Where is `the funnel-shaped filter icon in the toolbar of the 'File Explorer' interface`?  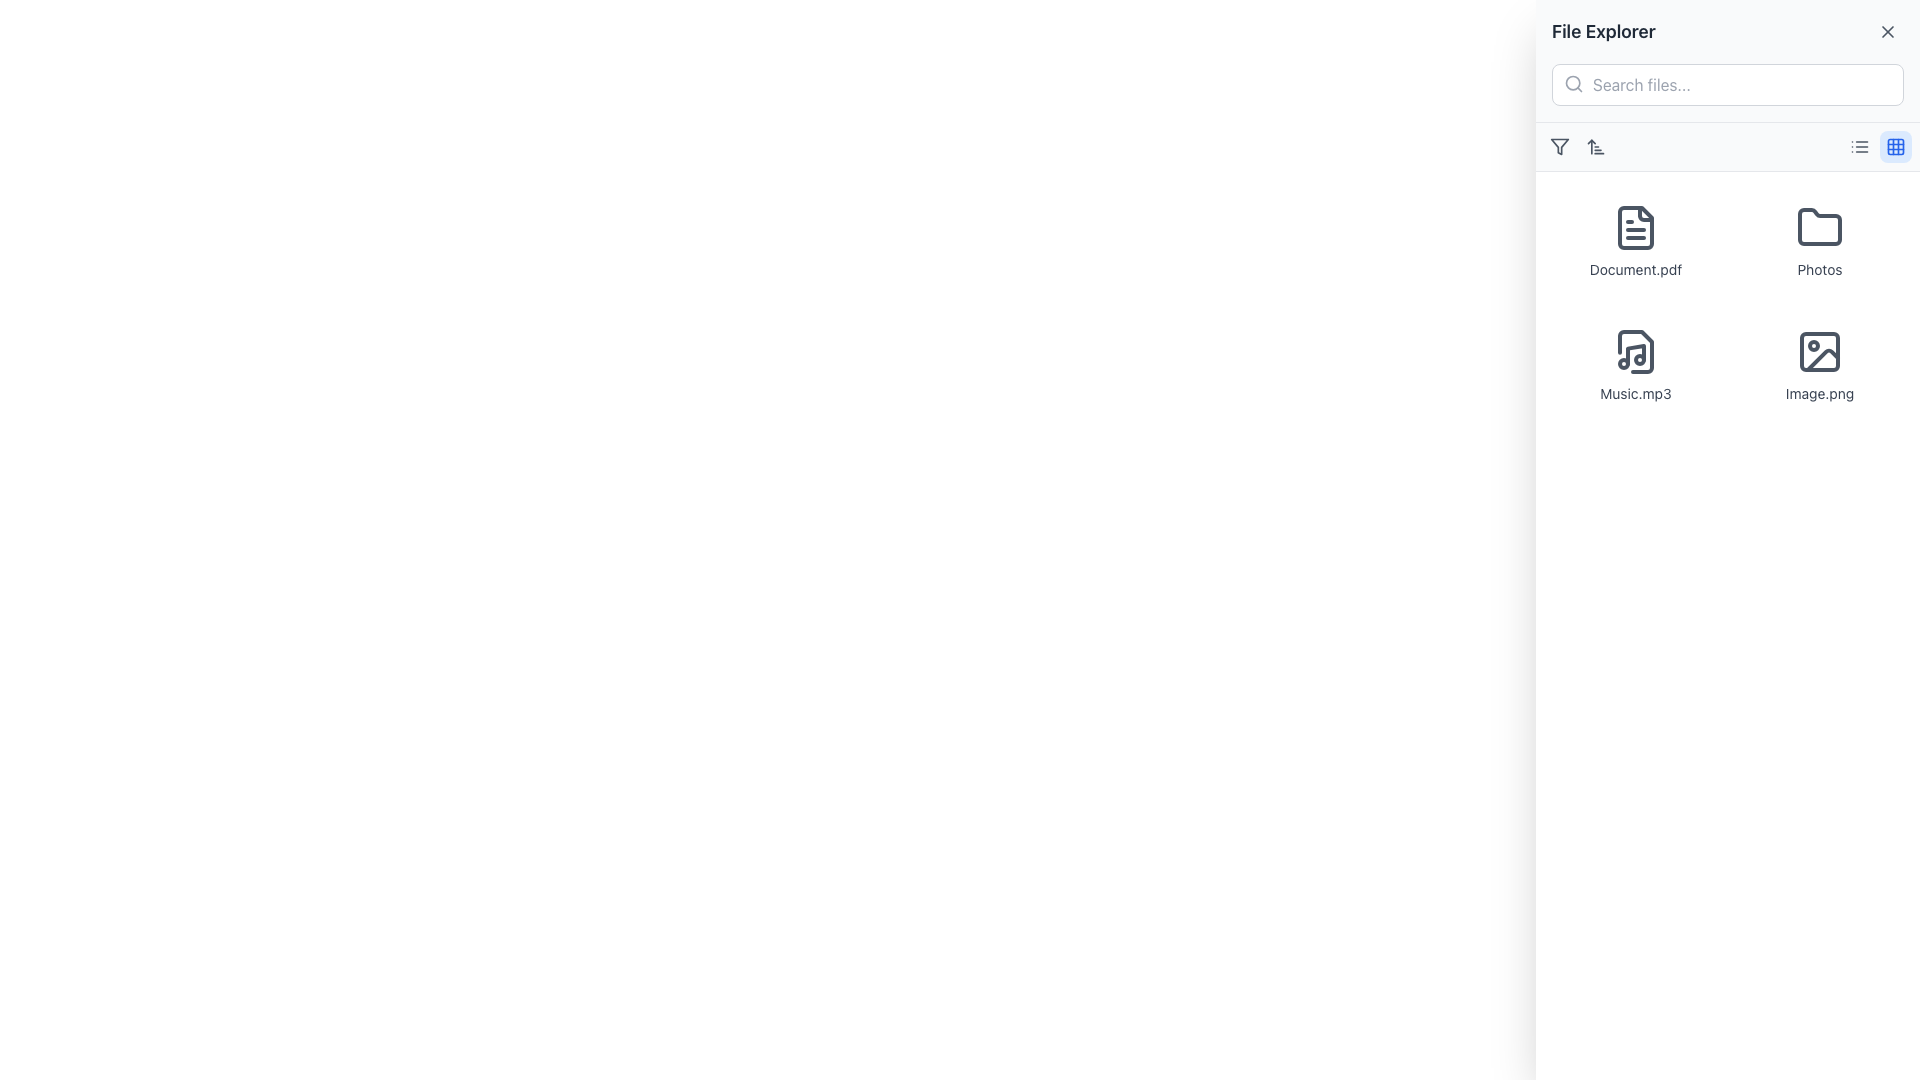
the funnel-shaped filter icon in the toolbar of the 'File Explorer' interface is located at coordinates (1559, 145).